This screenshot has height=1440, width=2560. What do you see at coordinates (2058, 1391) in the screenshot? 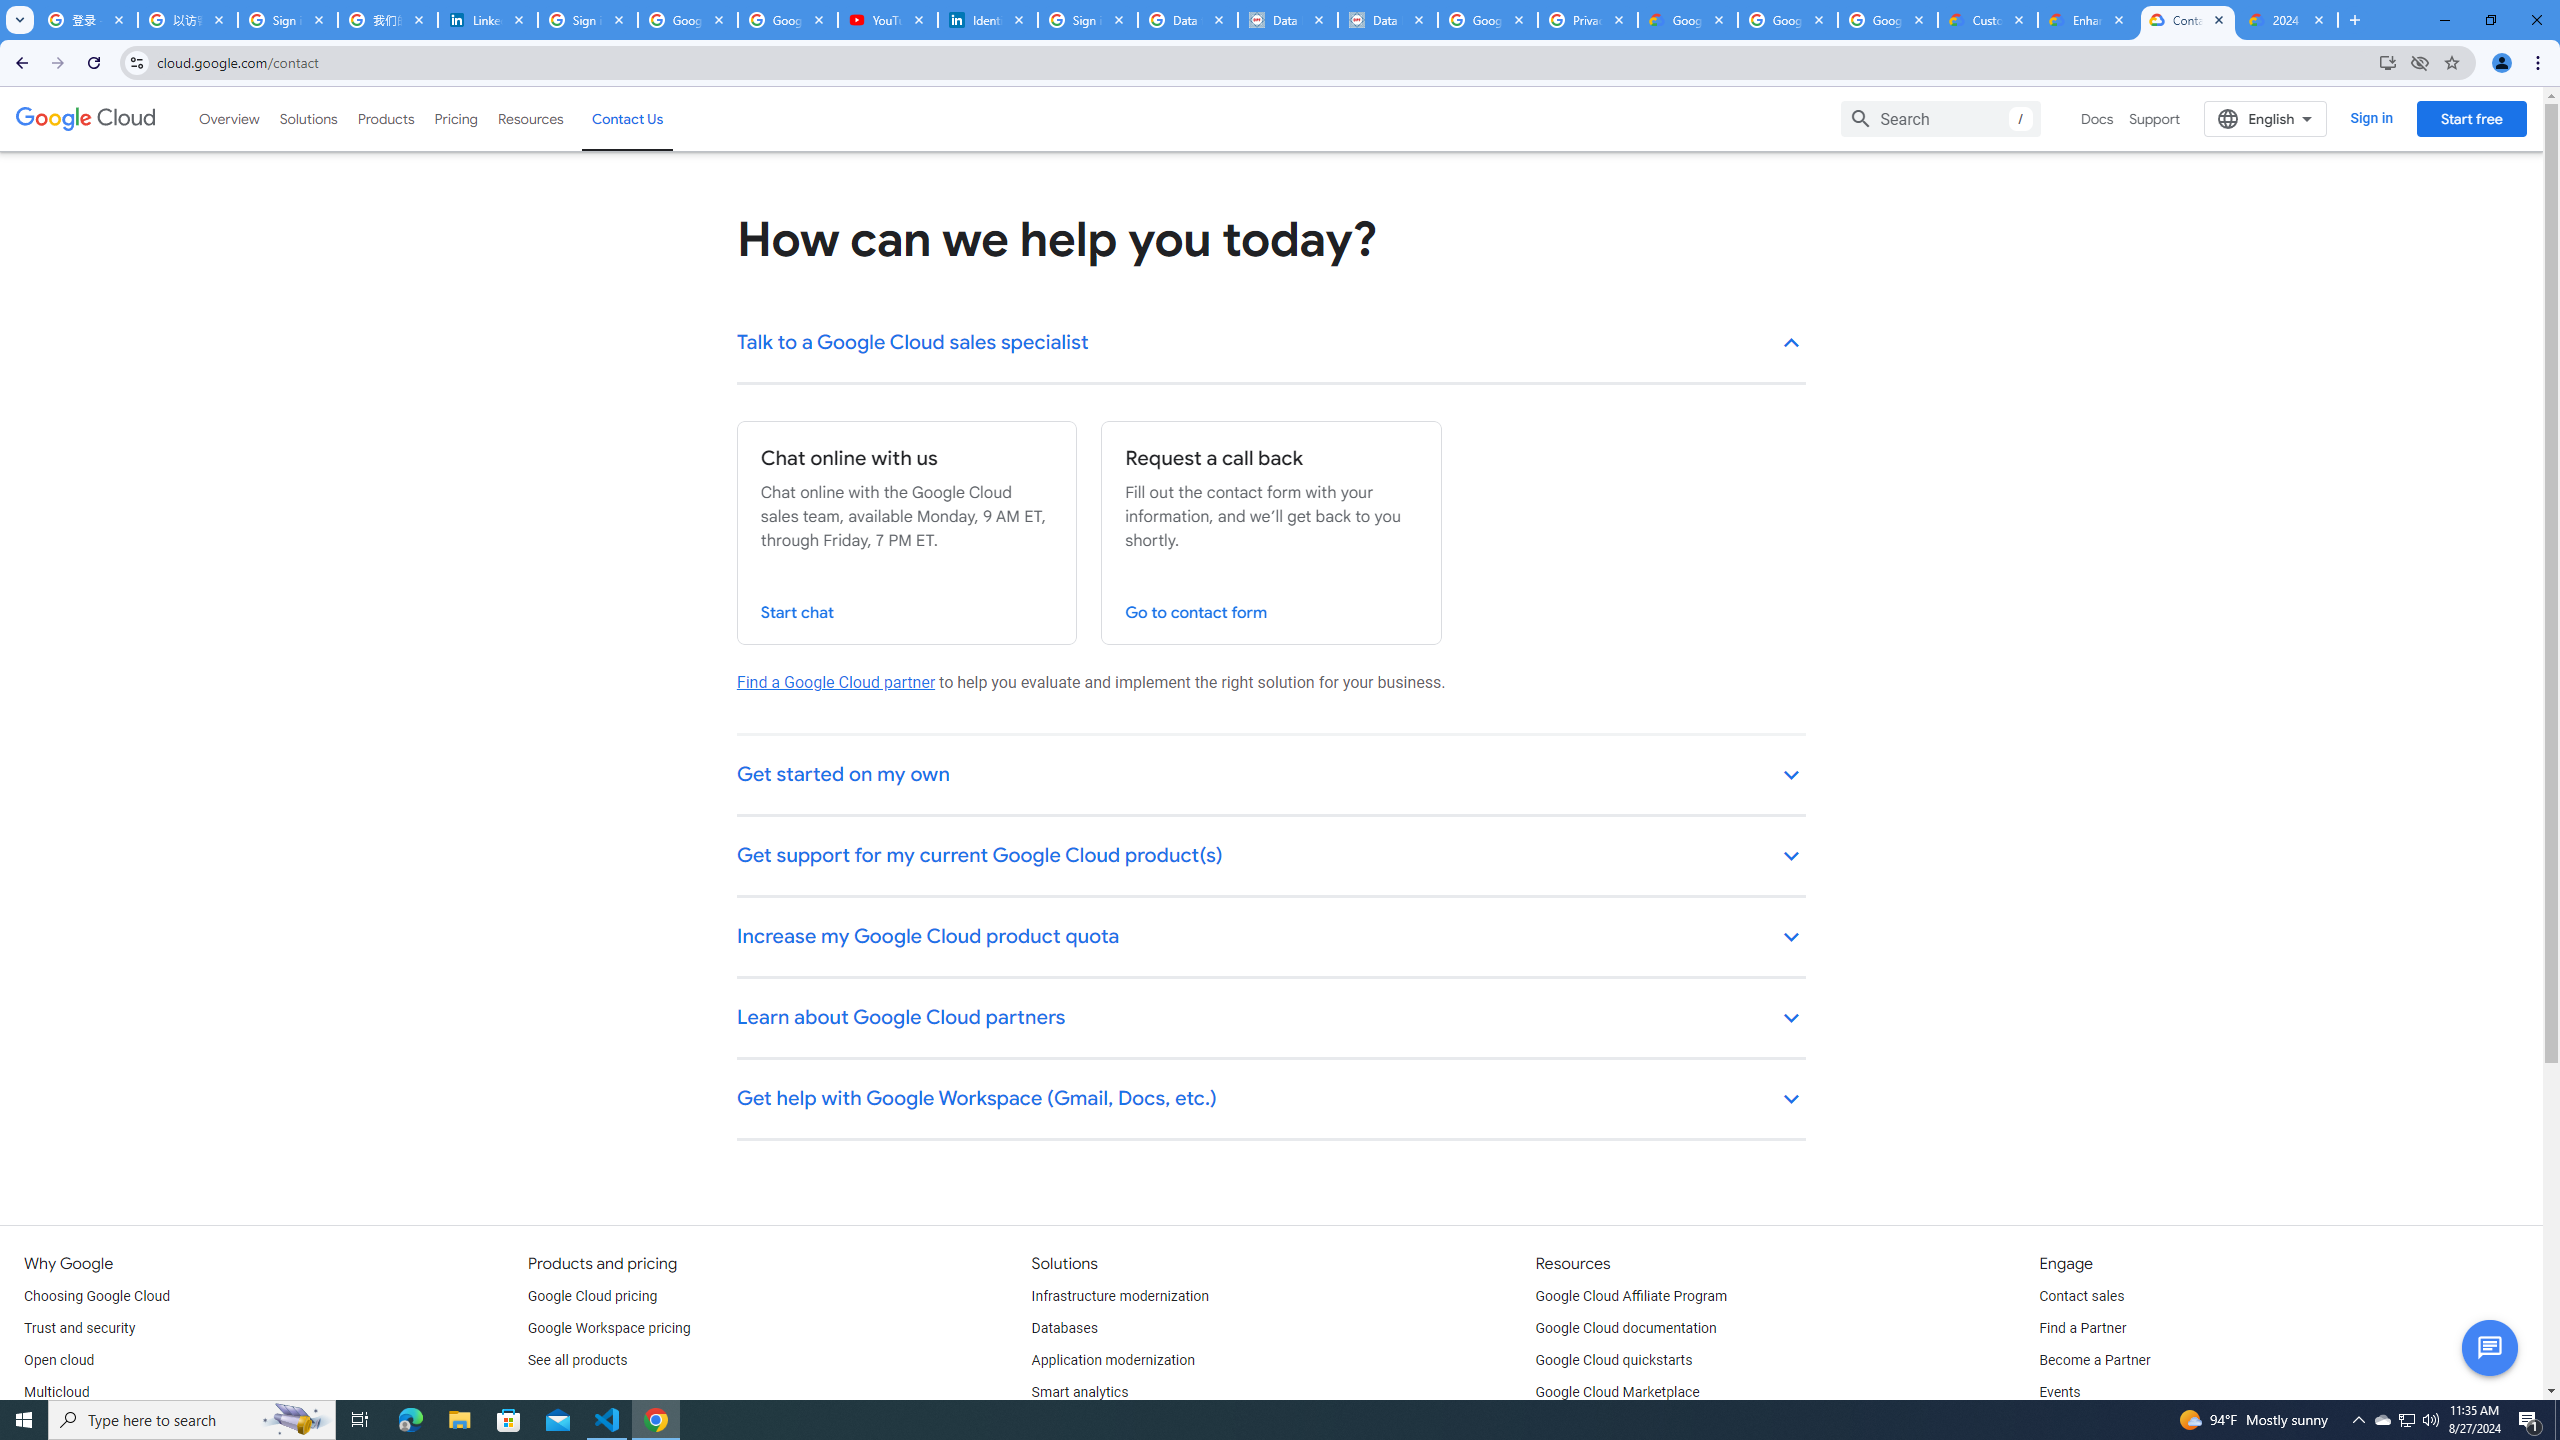
I see `'Events'` at bounding box center [2058, 1391].